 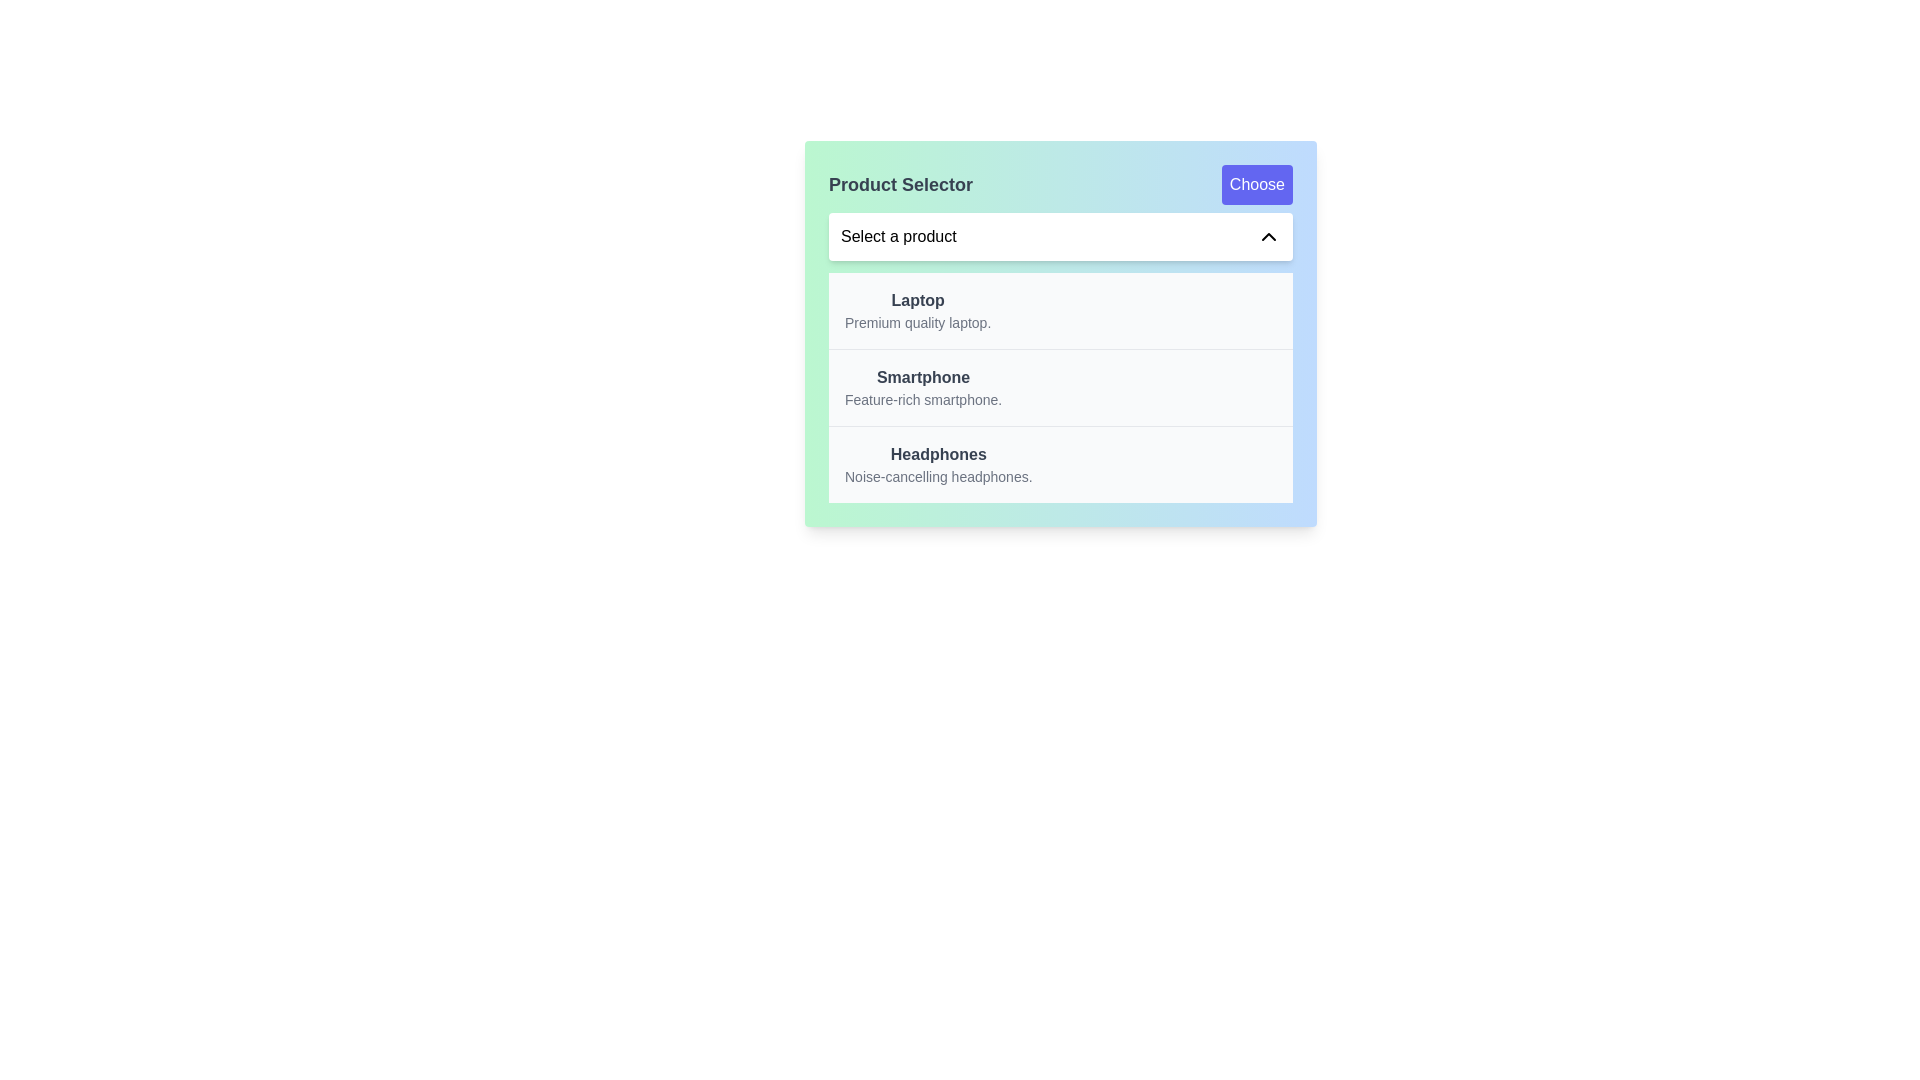 I want to click on the text label displaying 'Feature-rich smartphone.' located under the 'Smartphone' title in the product description layout, so click(x=922, y=400).